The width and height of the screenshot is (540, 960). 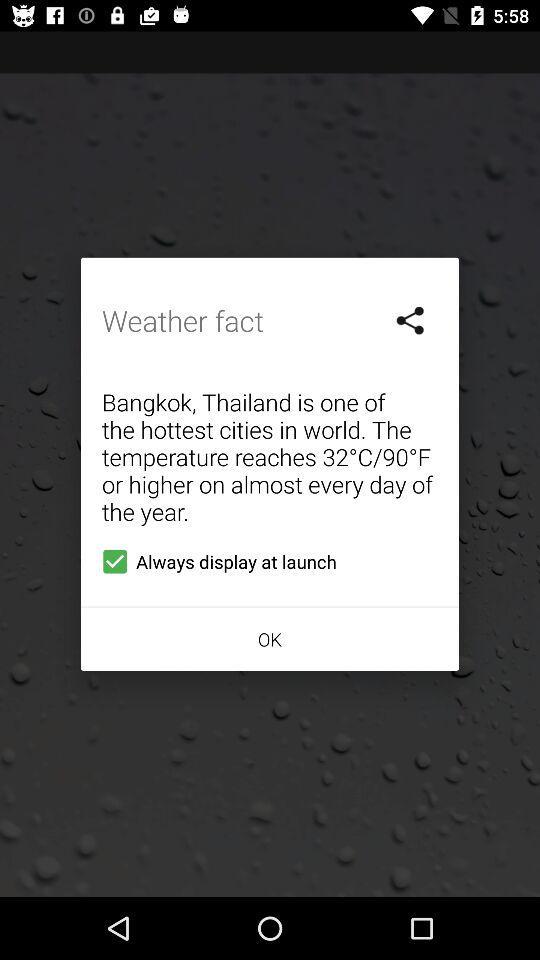 I want to click on the icon below the bangkok thailand is icon, so click(x=214, y=561).